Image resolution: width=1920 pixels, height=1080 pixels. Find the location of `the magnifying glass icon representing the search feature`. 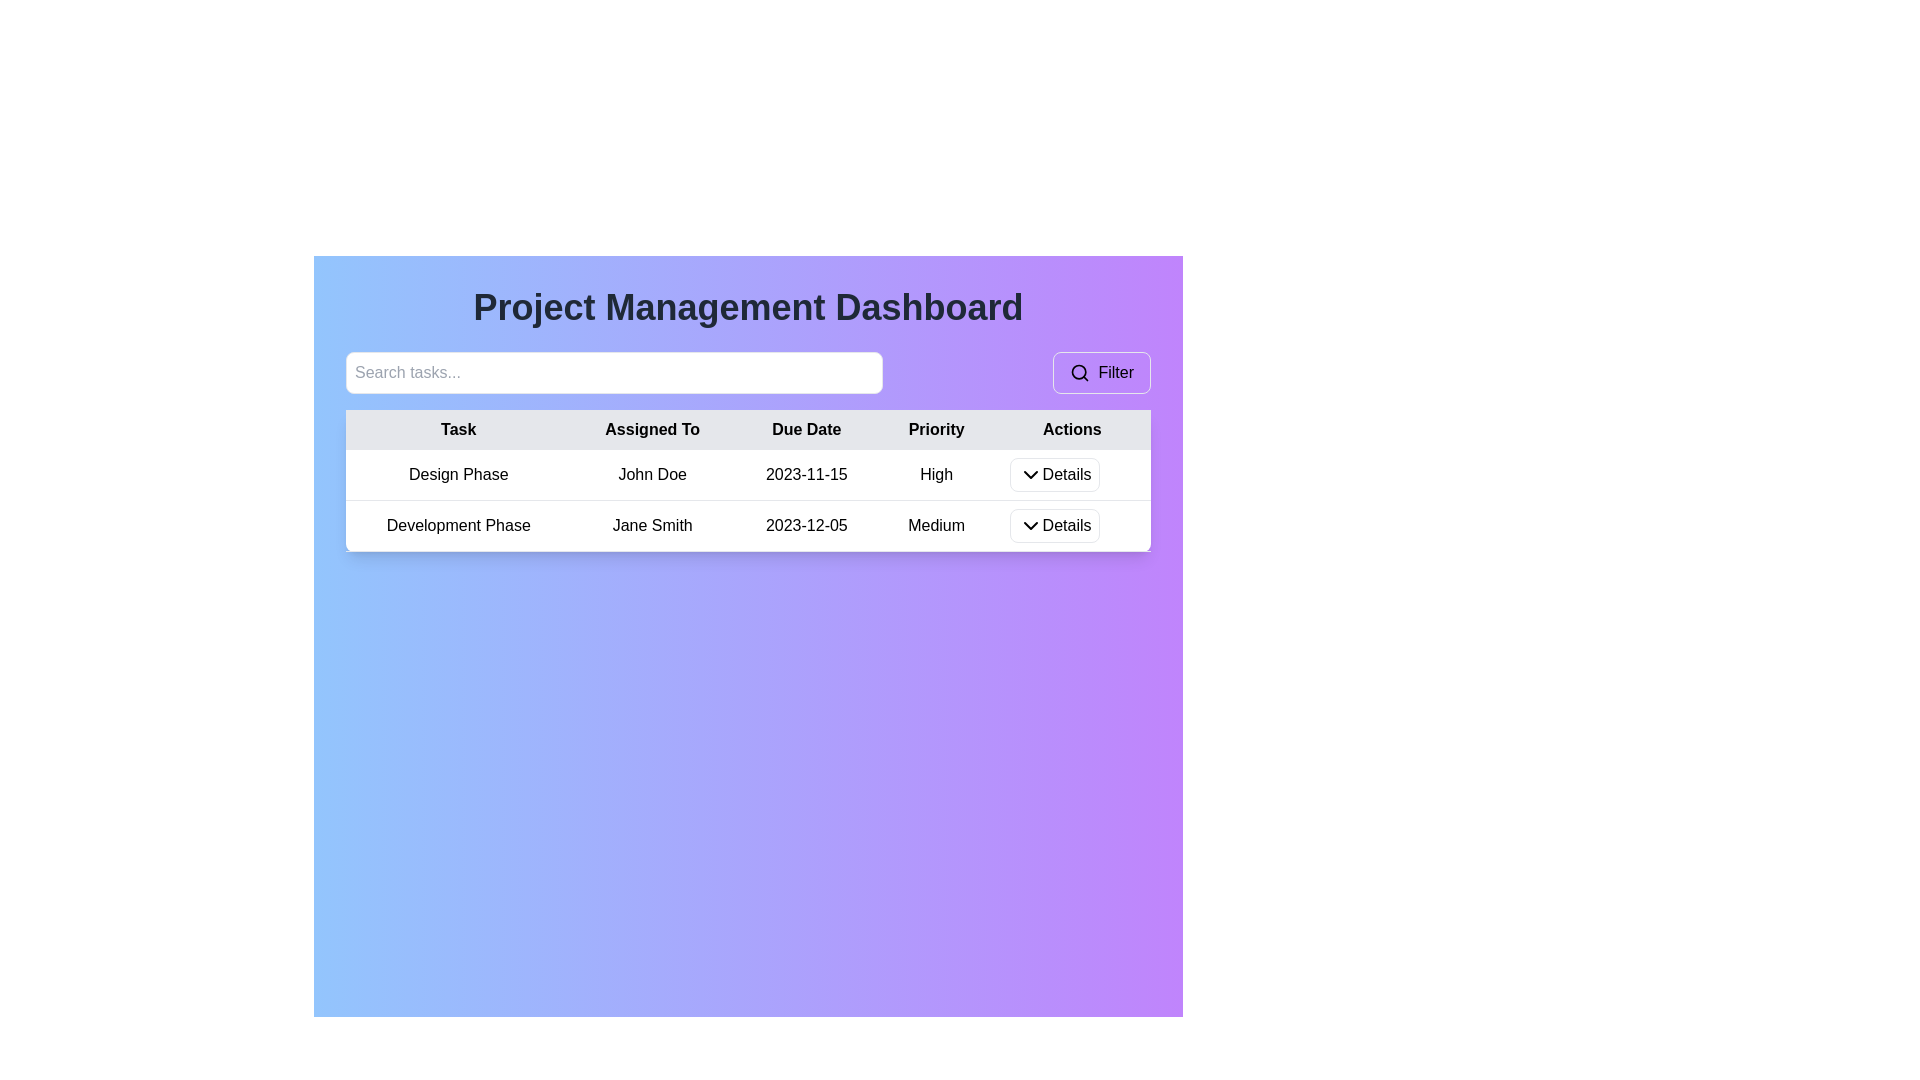

the magnifying glass icon representing the search feature is located at coordinates (1079, 373).